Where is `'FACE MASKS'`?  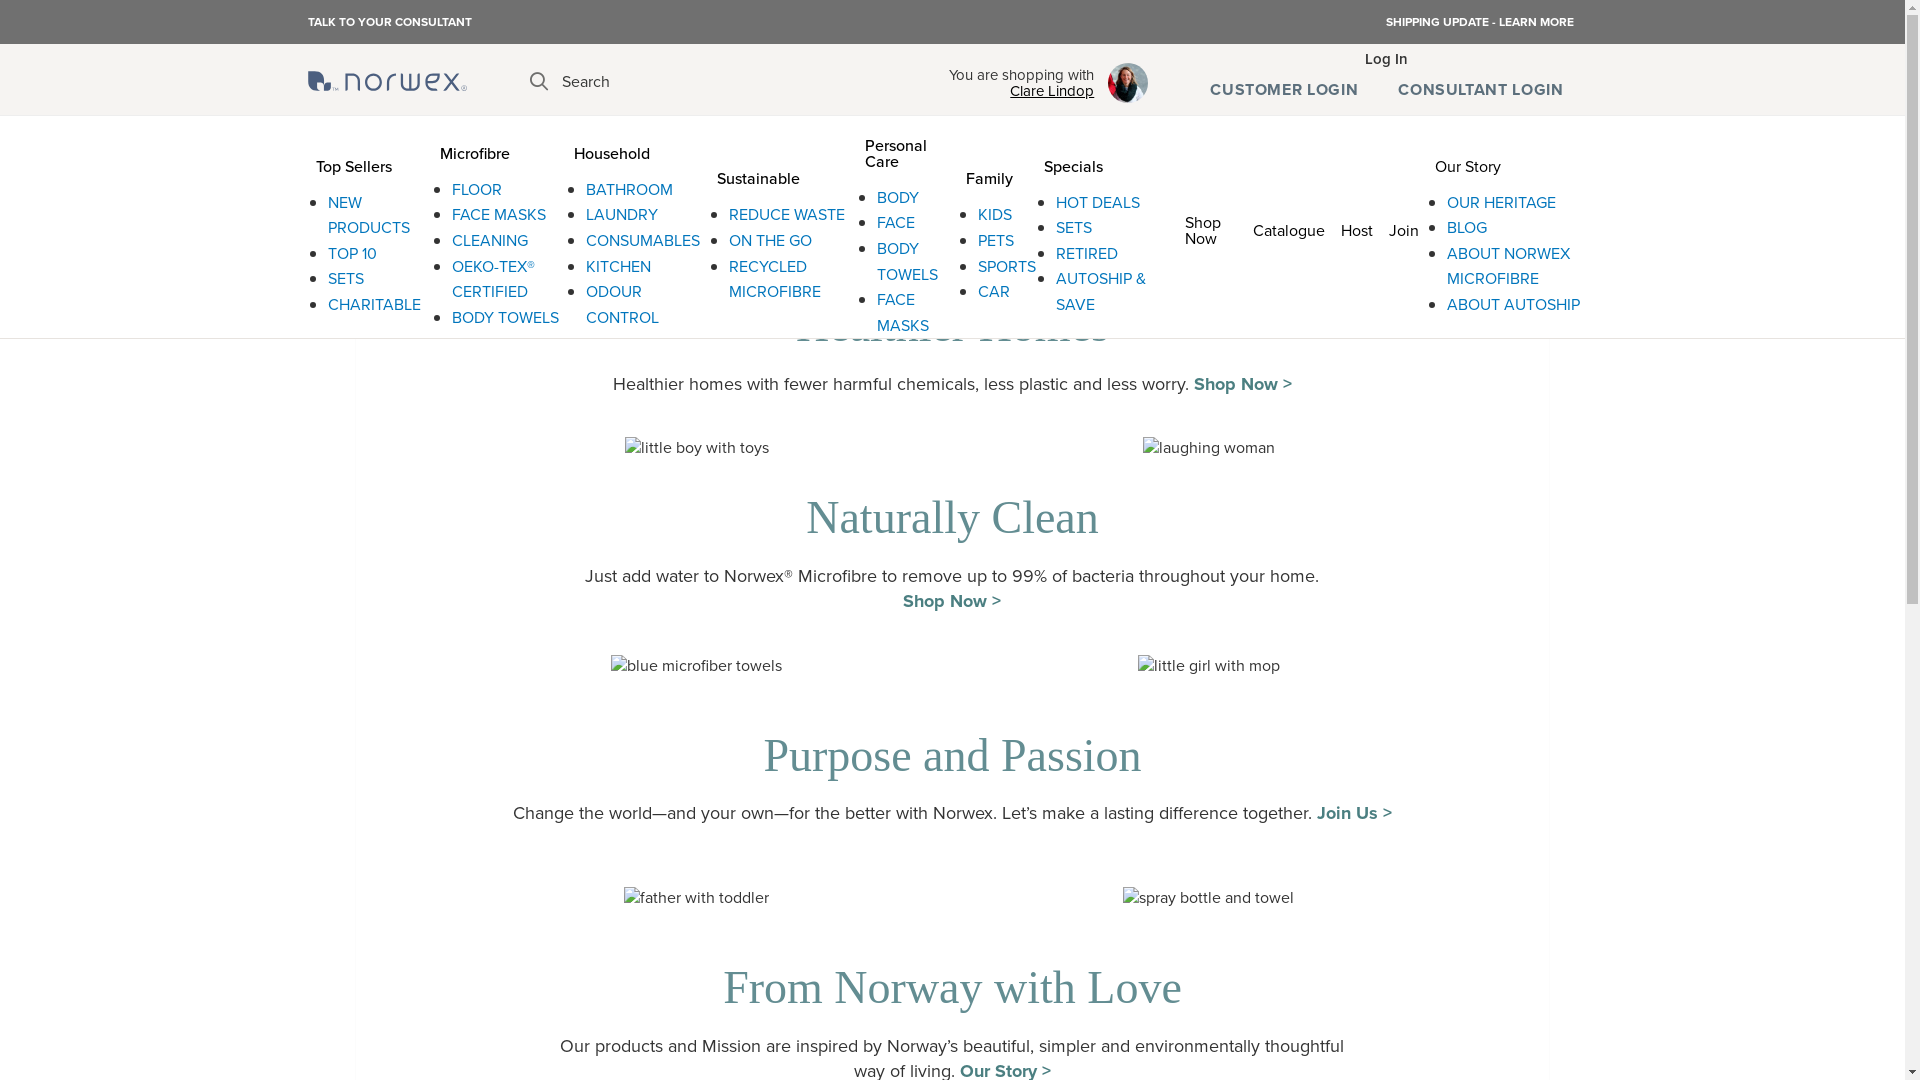 'FACE MASKS' is located at coordinates (499, 214).